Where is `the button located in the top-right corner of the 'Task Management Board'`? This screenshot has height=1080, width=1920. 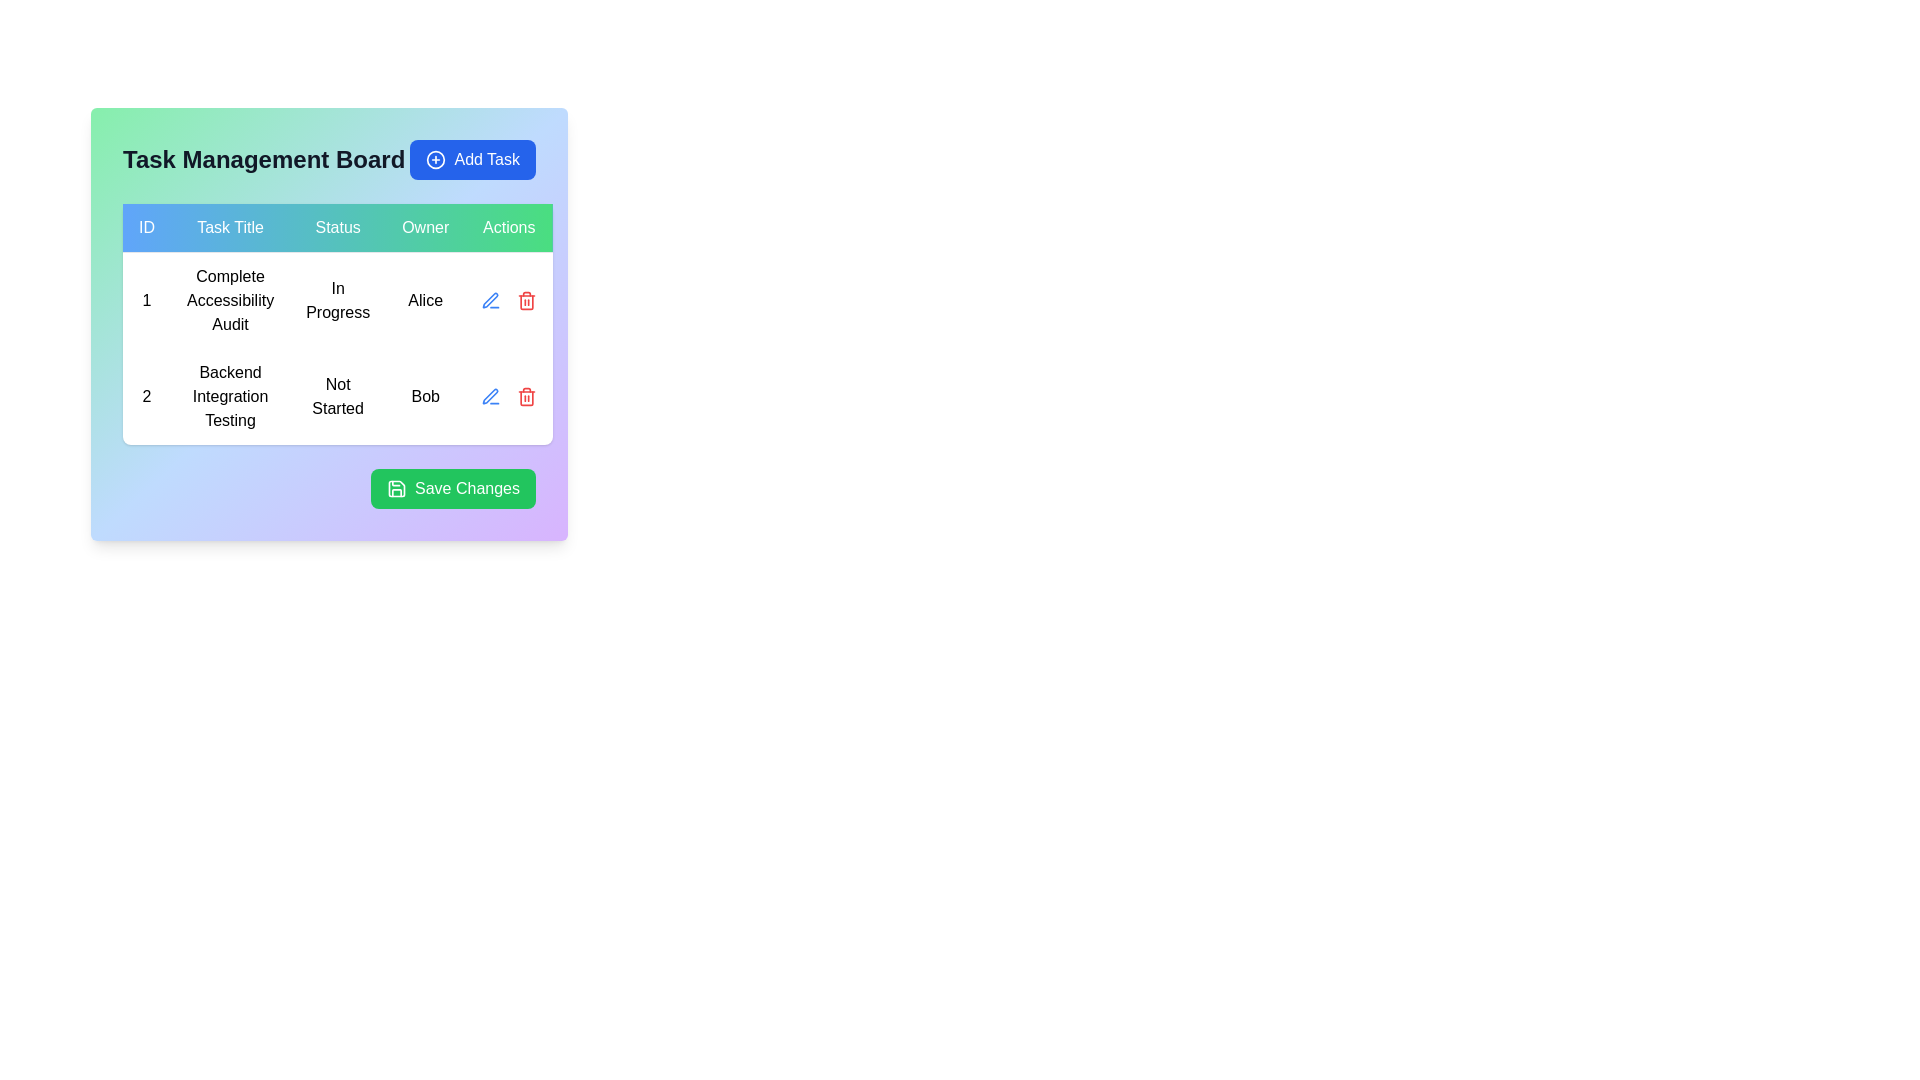
the button located in the top-right corner of the 'Task Management Board' is located at coordinates (472, 158).